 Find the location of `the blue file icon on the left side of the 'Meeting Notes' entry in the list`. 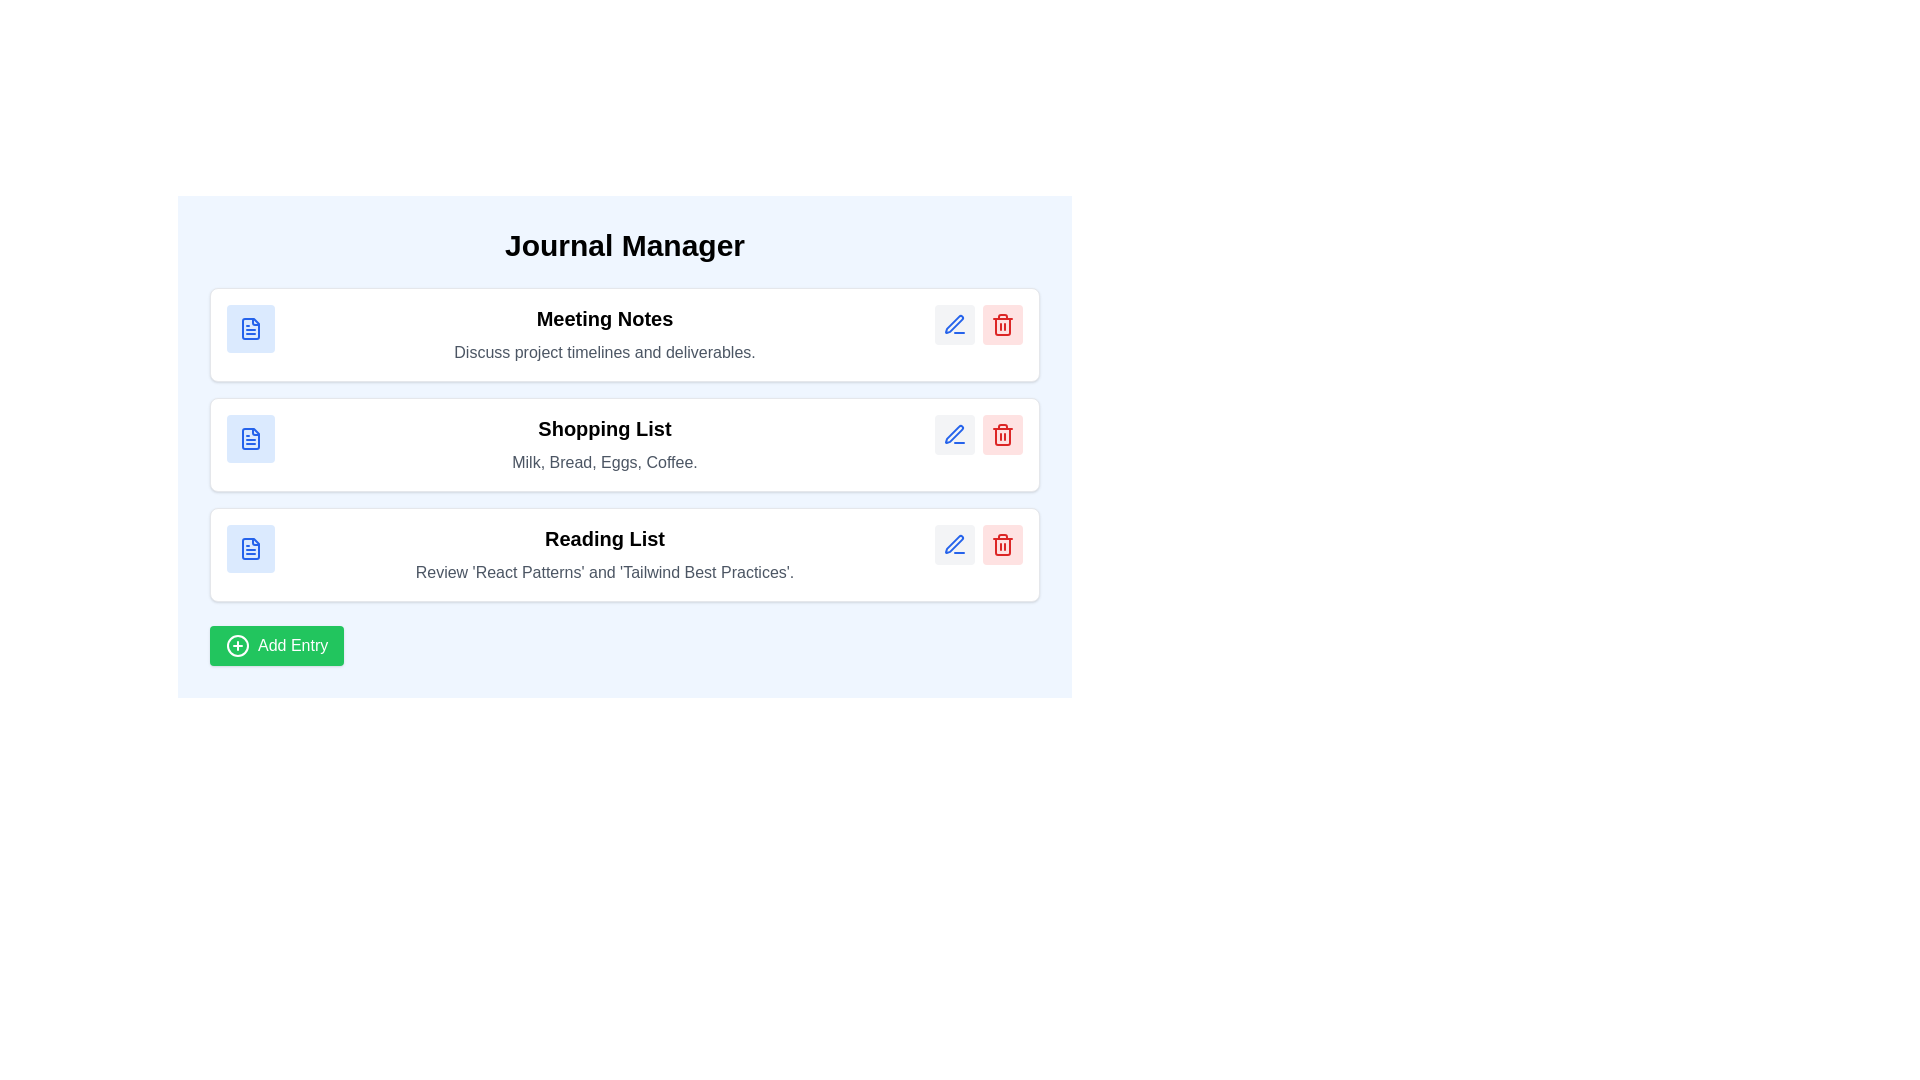

the blue file icon on the left side of the 'Meeting Notes' entry in the list is located at coordinates (249, 327).